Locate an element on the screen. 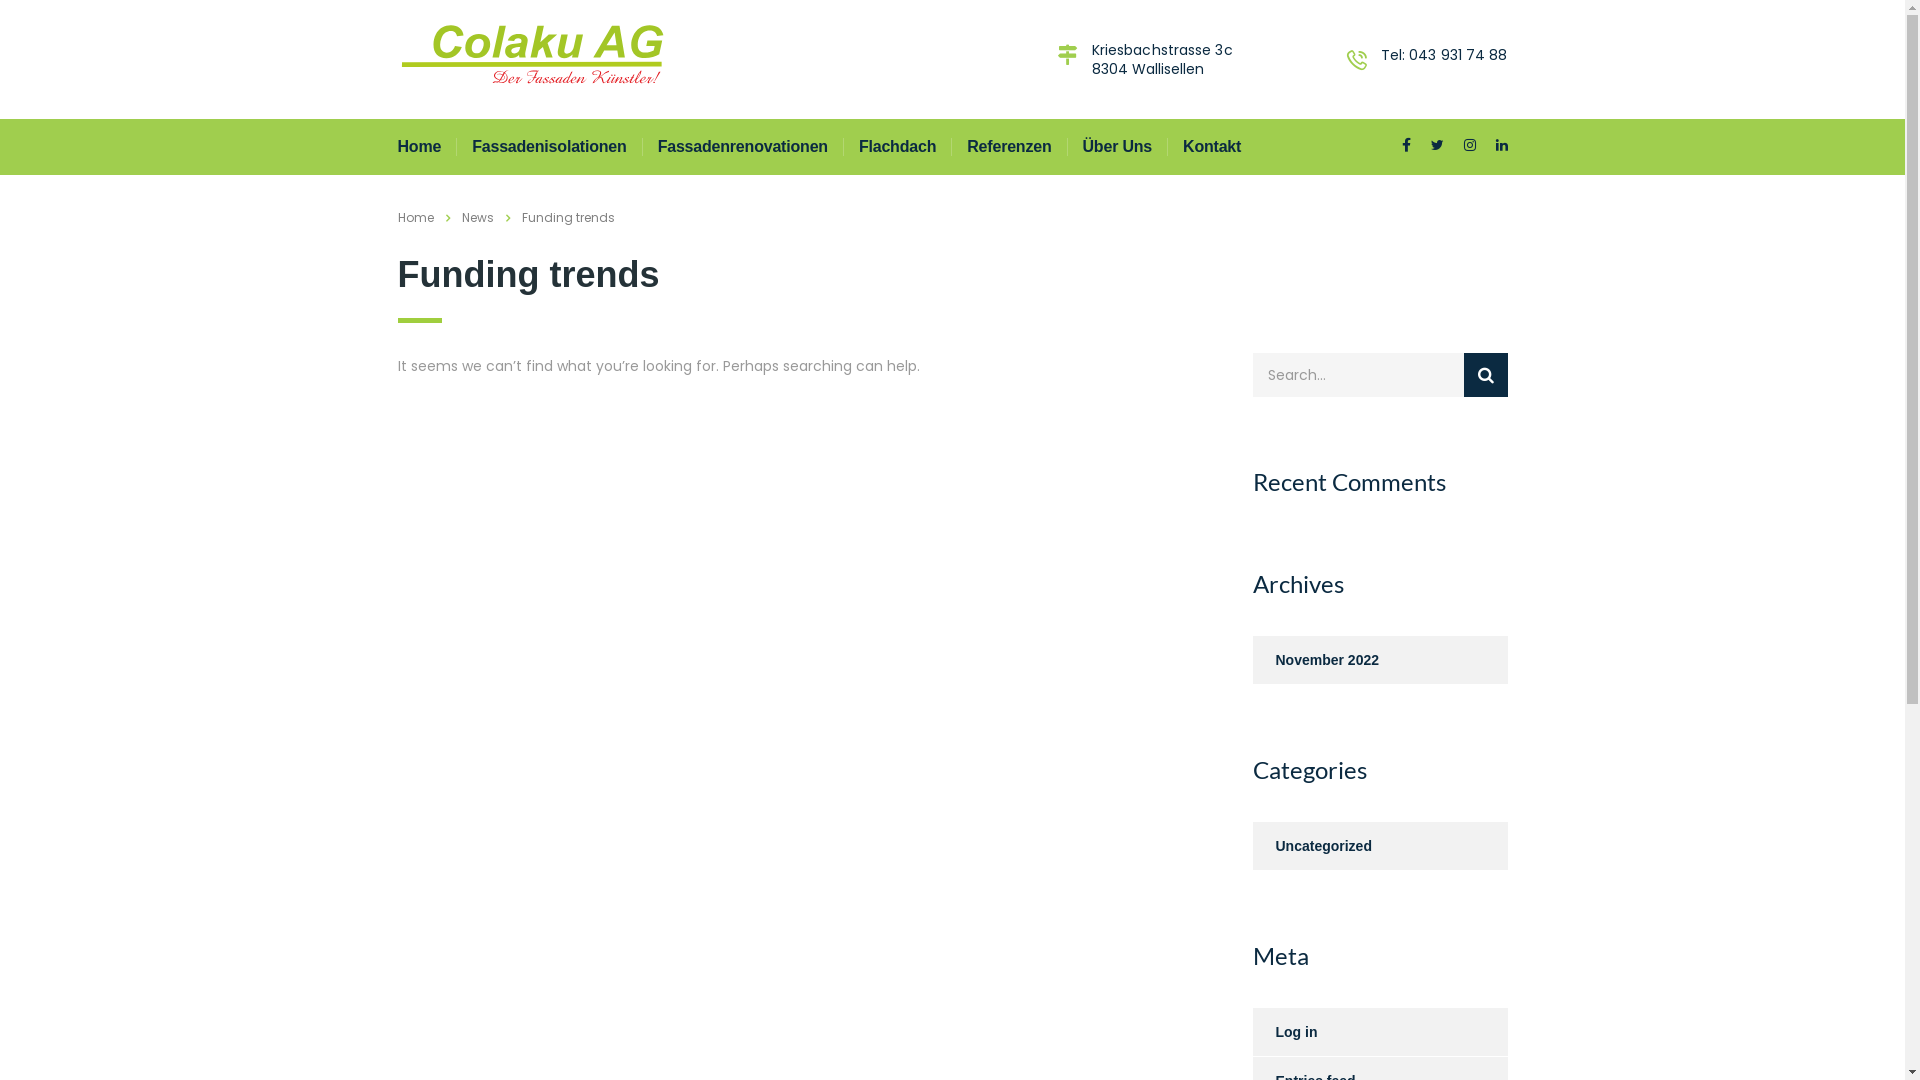 Image resolution: width=1920 pixels, height=1080 pixels. 'Social item' is located at coordinates (1429, 145).